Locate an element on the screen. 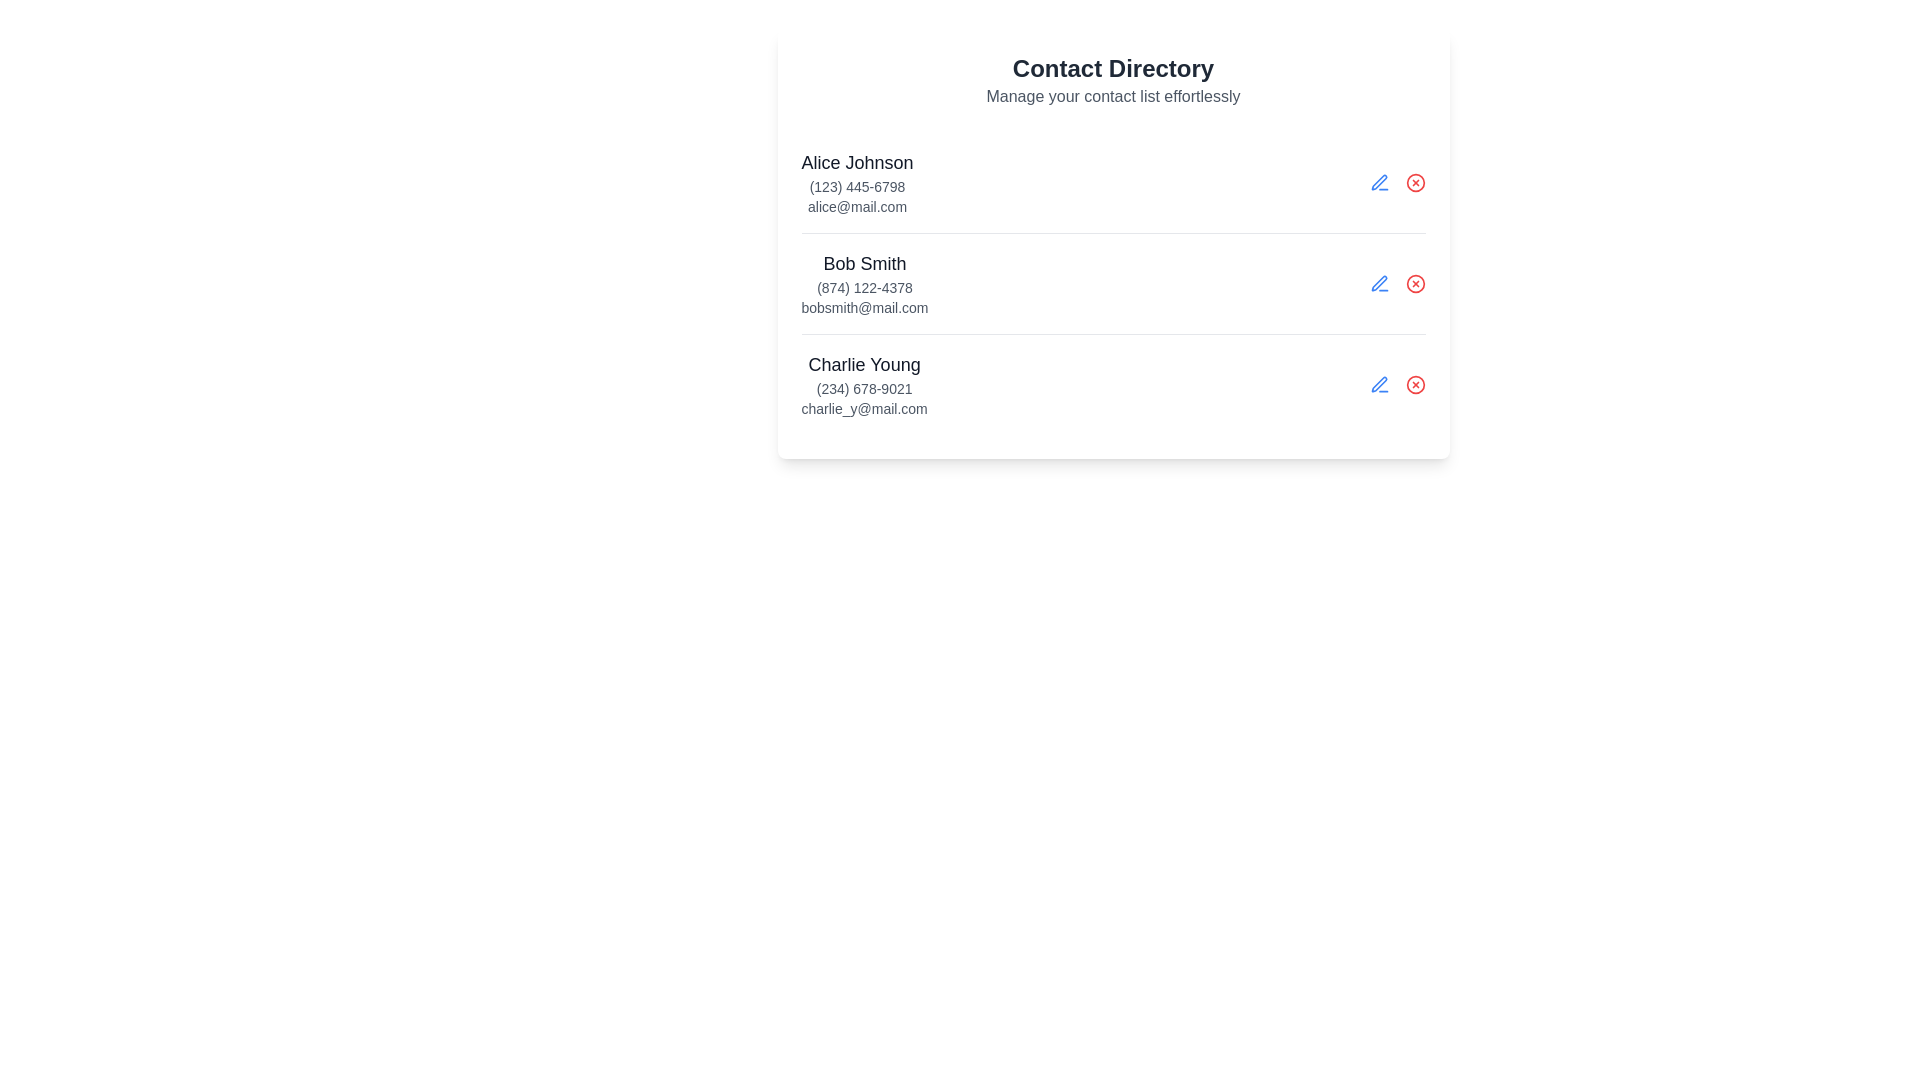  delete button for the contact with the name Bob Smith is located at coordinates (1414, 284).